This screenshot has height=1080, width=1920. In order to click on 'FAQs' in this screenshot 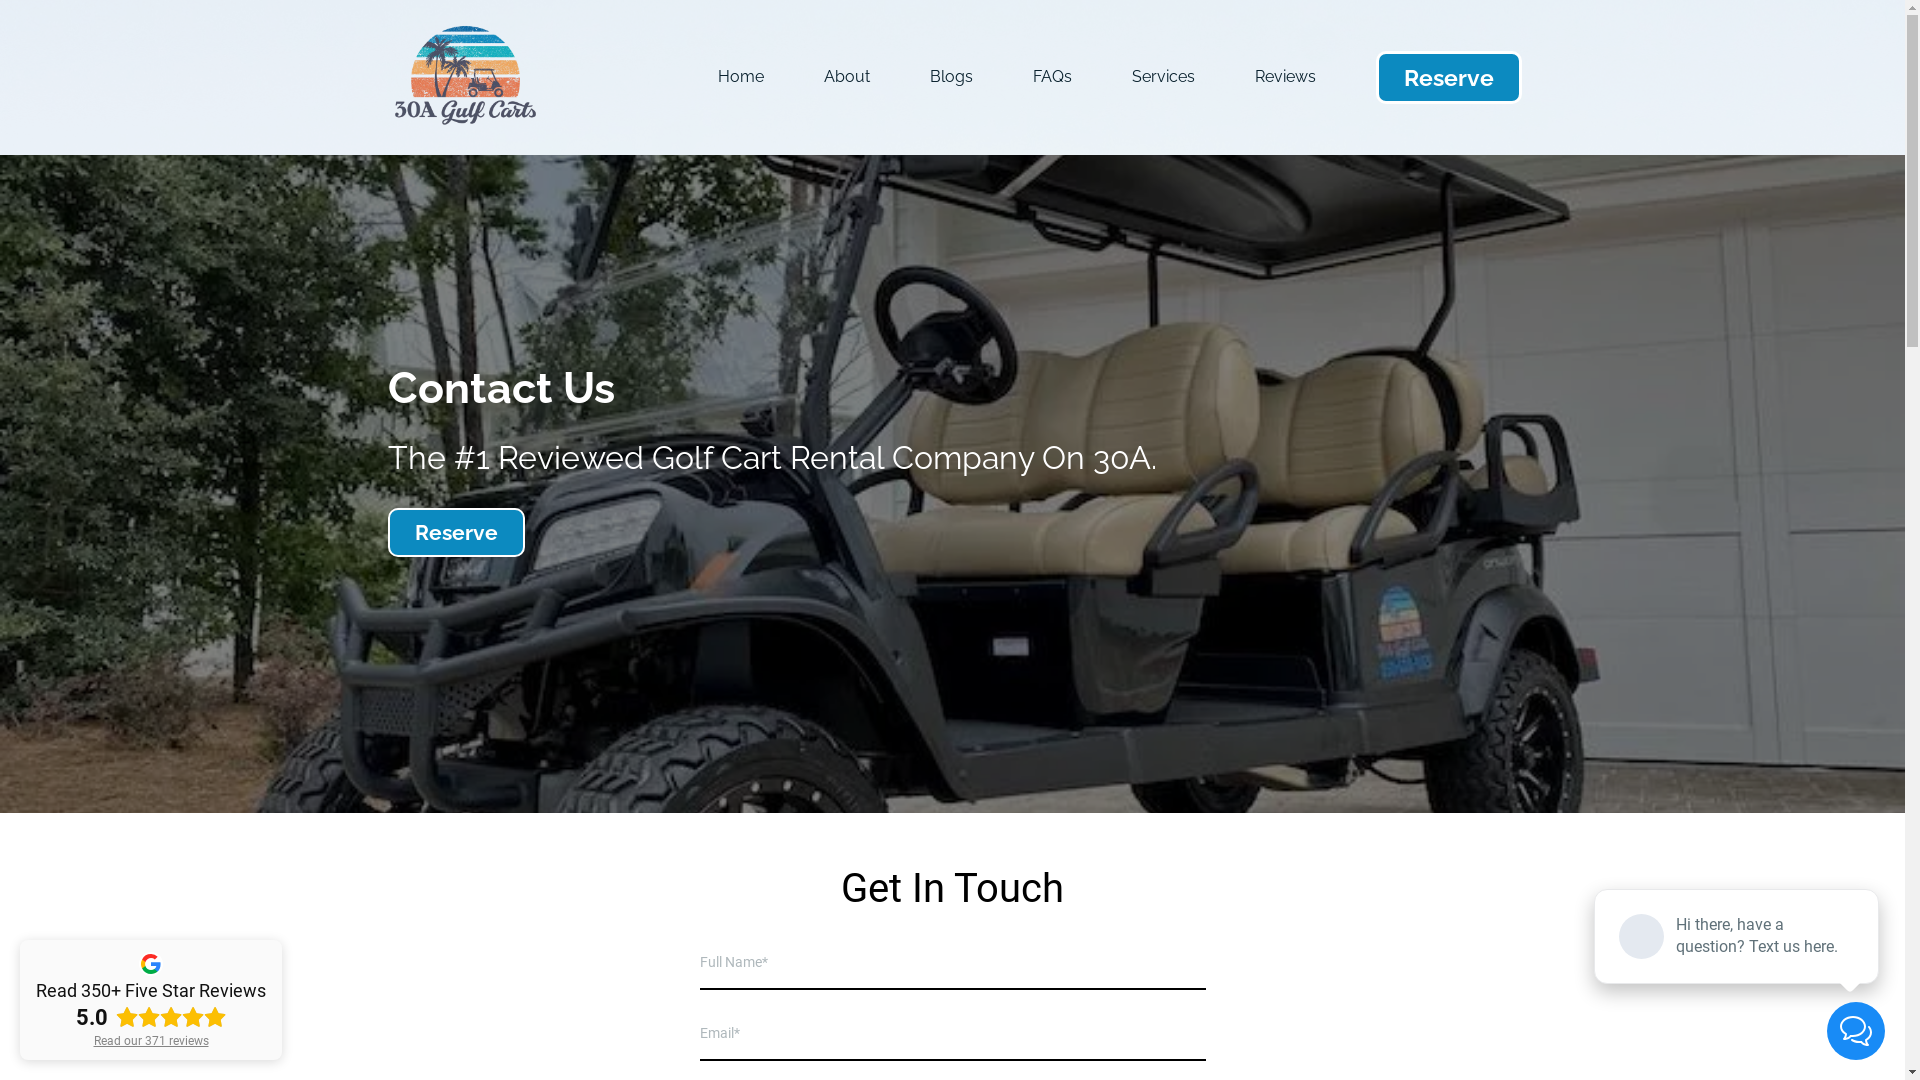, I will do `click(1051, 76)`.